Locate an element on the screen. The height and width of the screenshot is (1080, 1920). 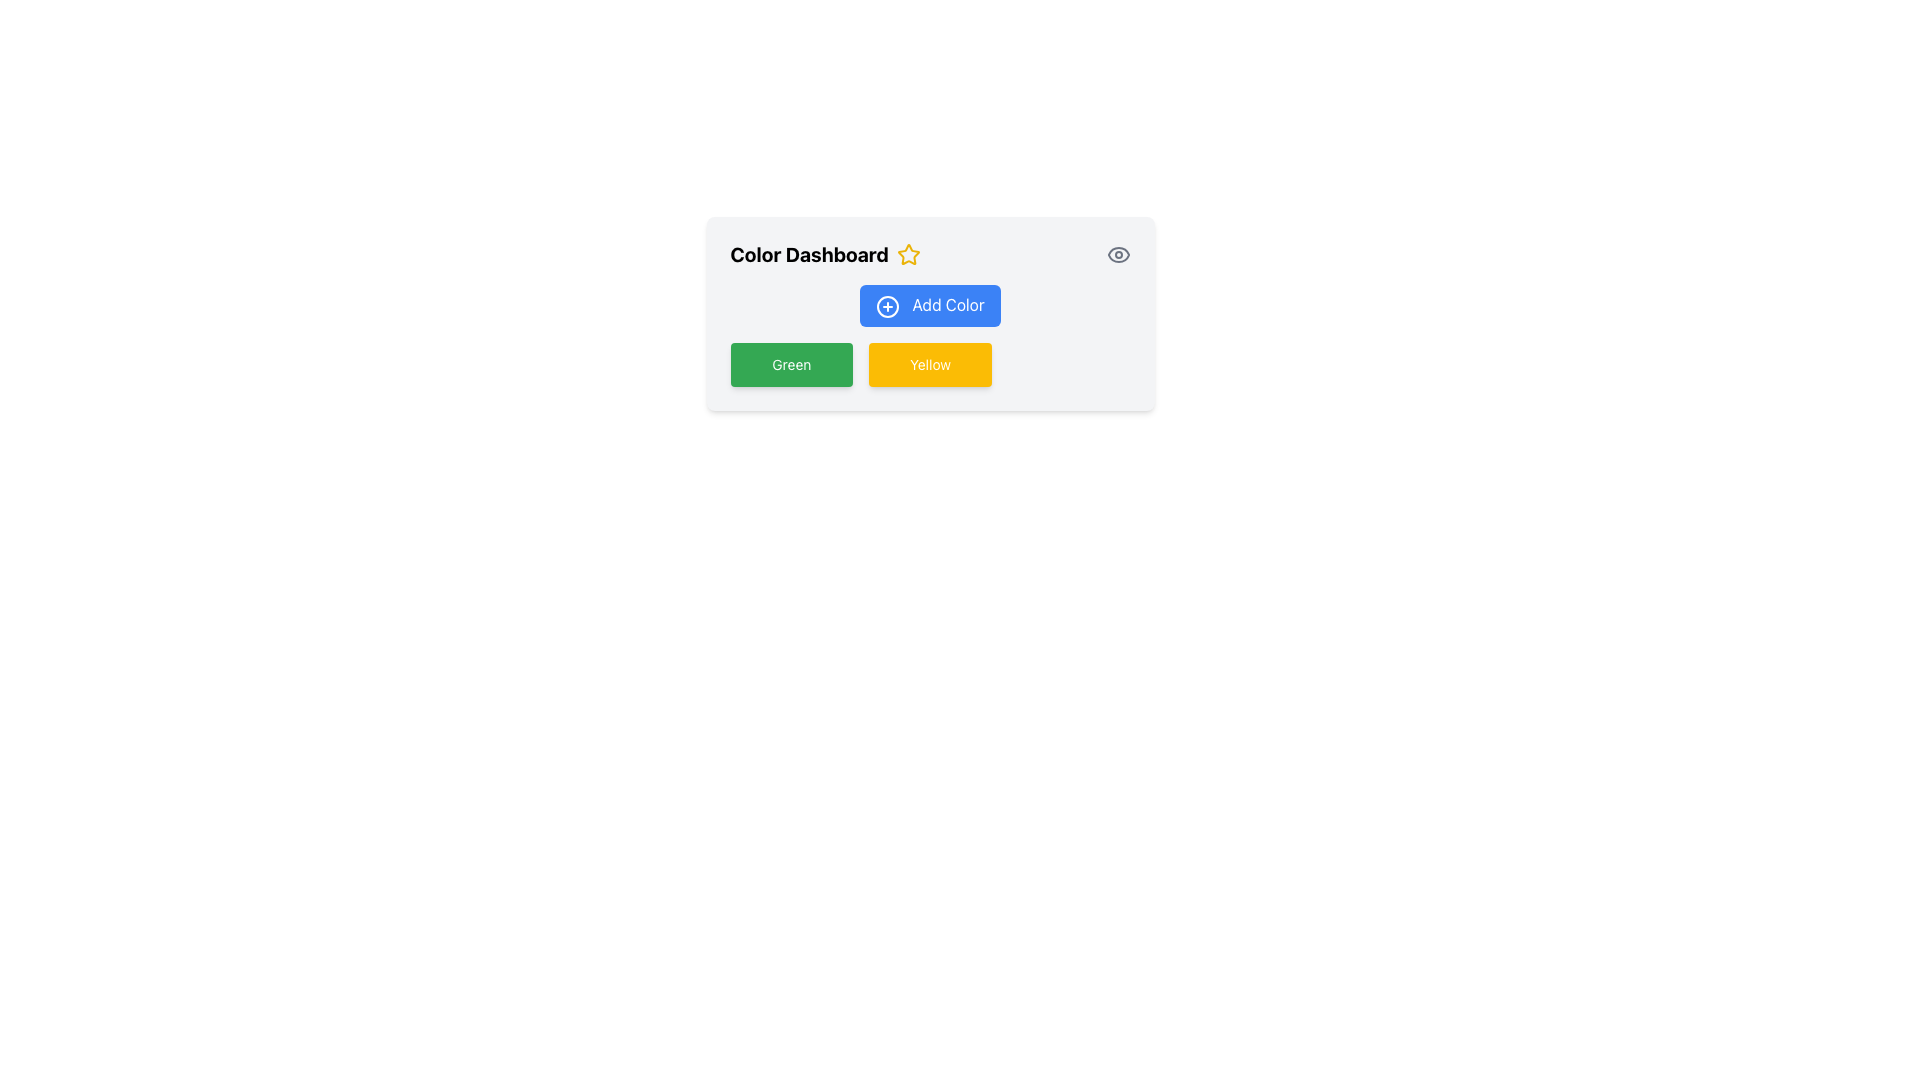
the visibility icon located in the top right corner of the 'Color Dashboard' section is located at coordinates (1117, 253).